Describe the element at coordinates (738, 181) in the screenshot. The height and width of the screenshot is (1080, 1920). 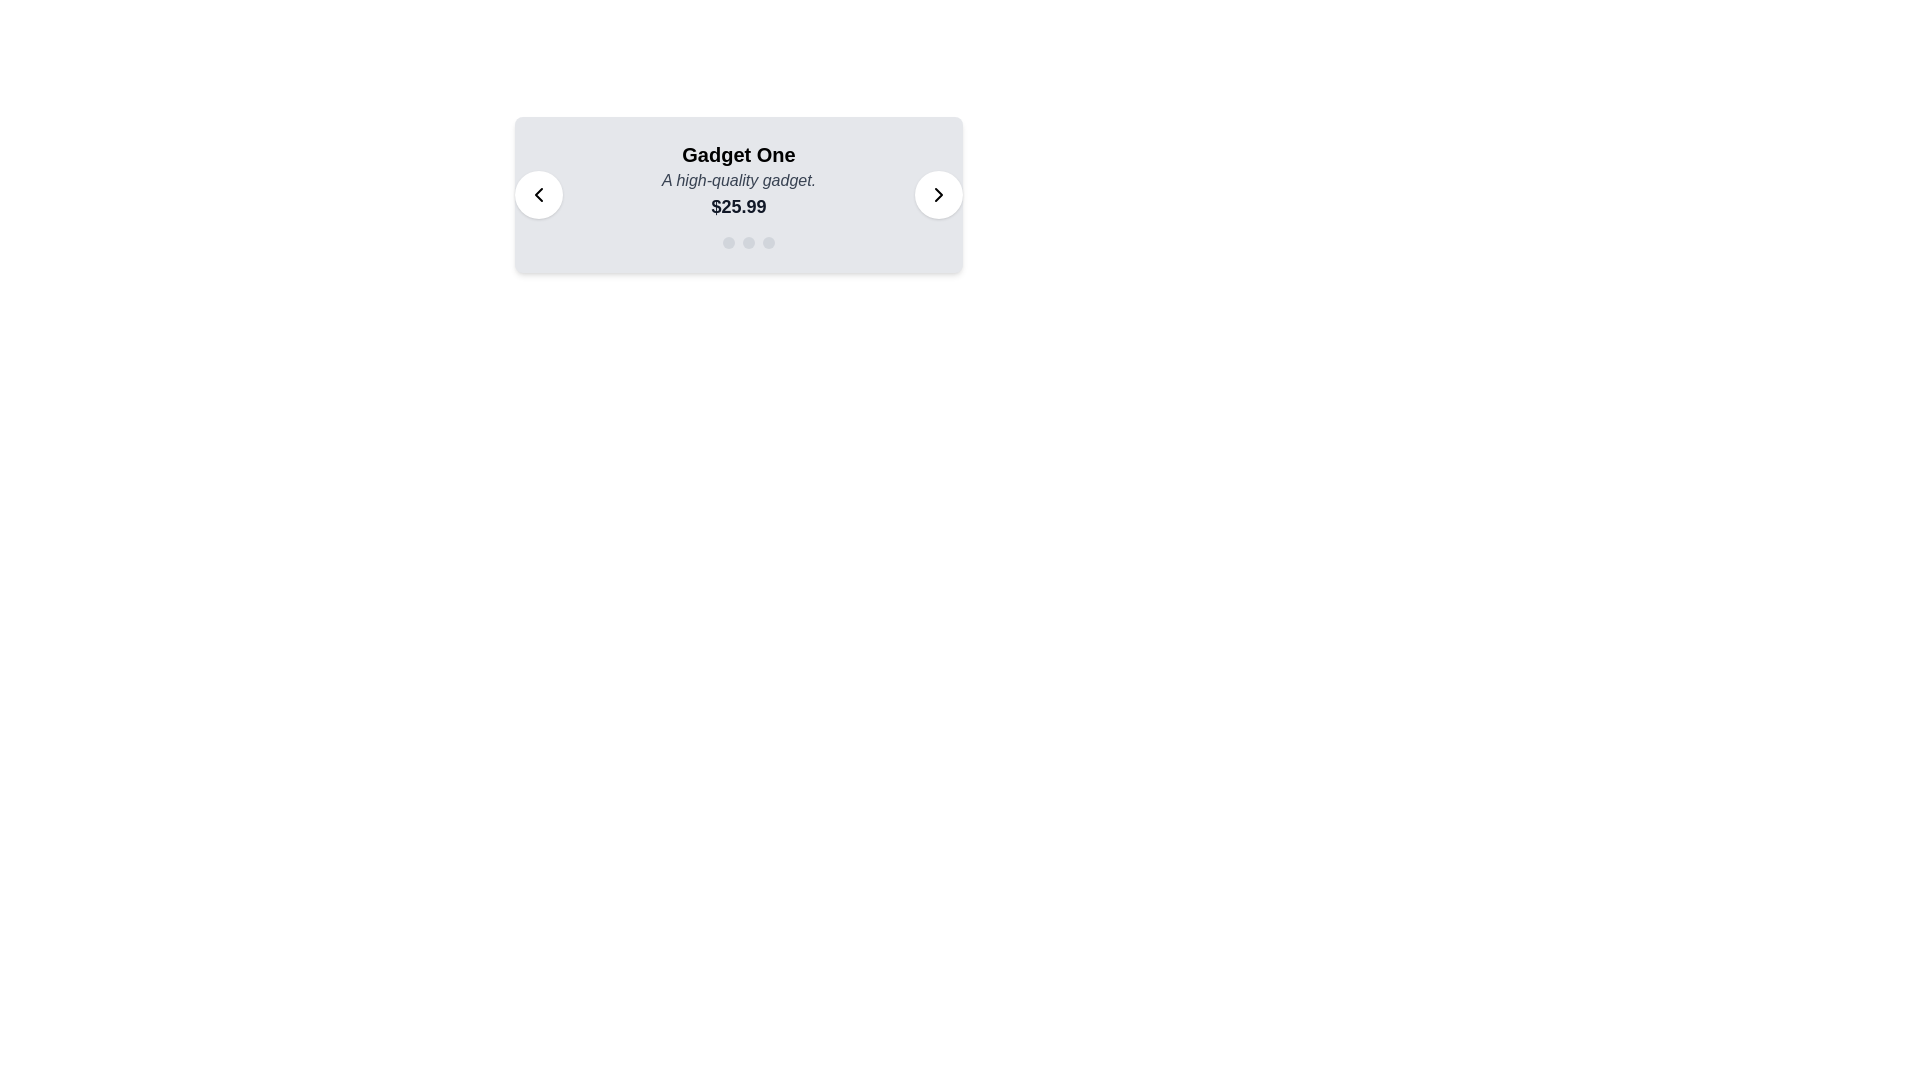
I see `the text label that reads 'A high-quality gadget.' which is styled in gray and italic, positioned between the title 'Gadget One' and the price '$25.99'` at that location.